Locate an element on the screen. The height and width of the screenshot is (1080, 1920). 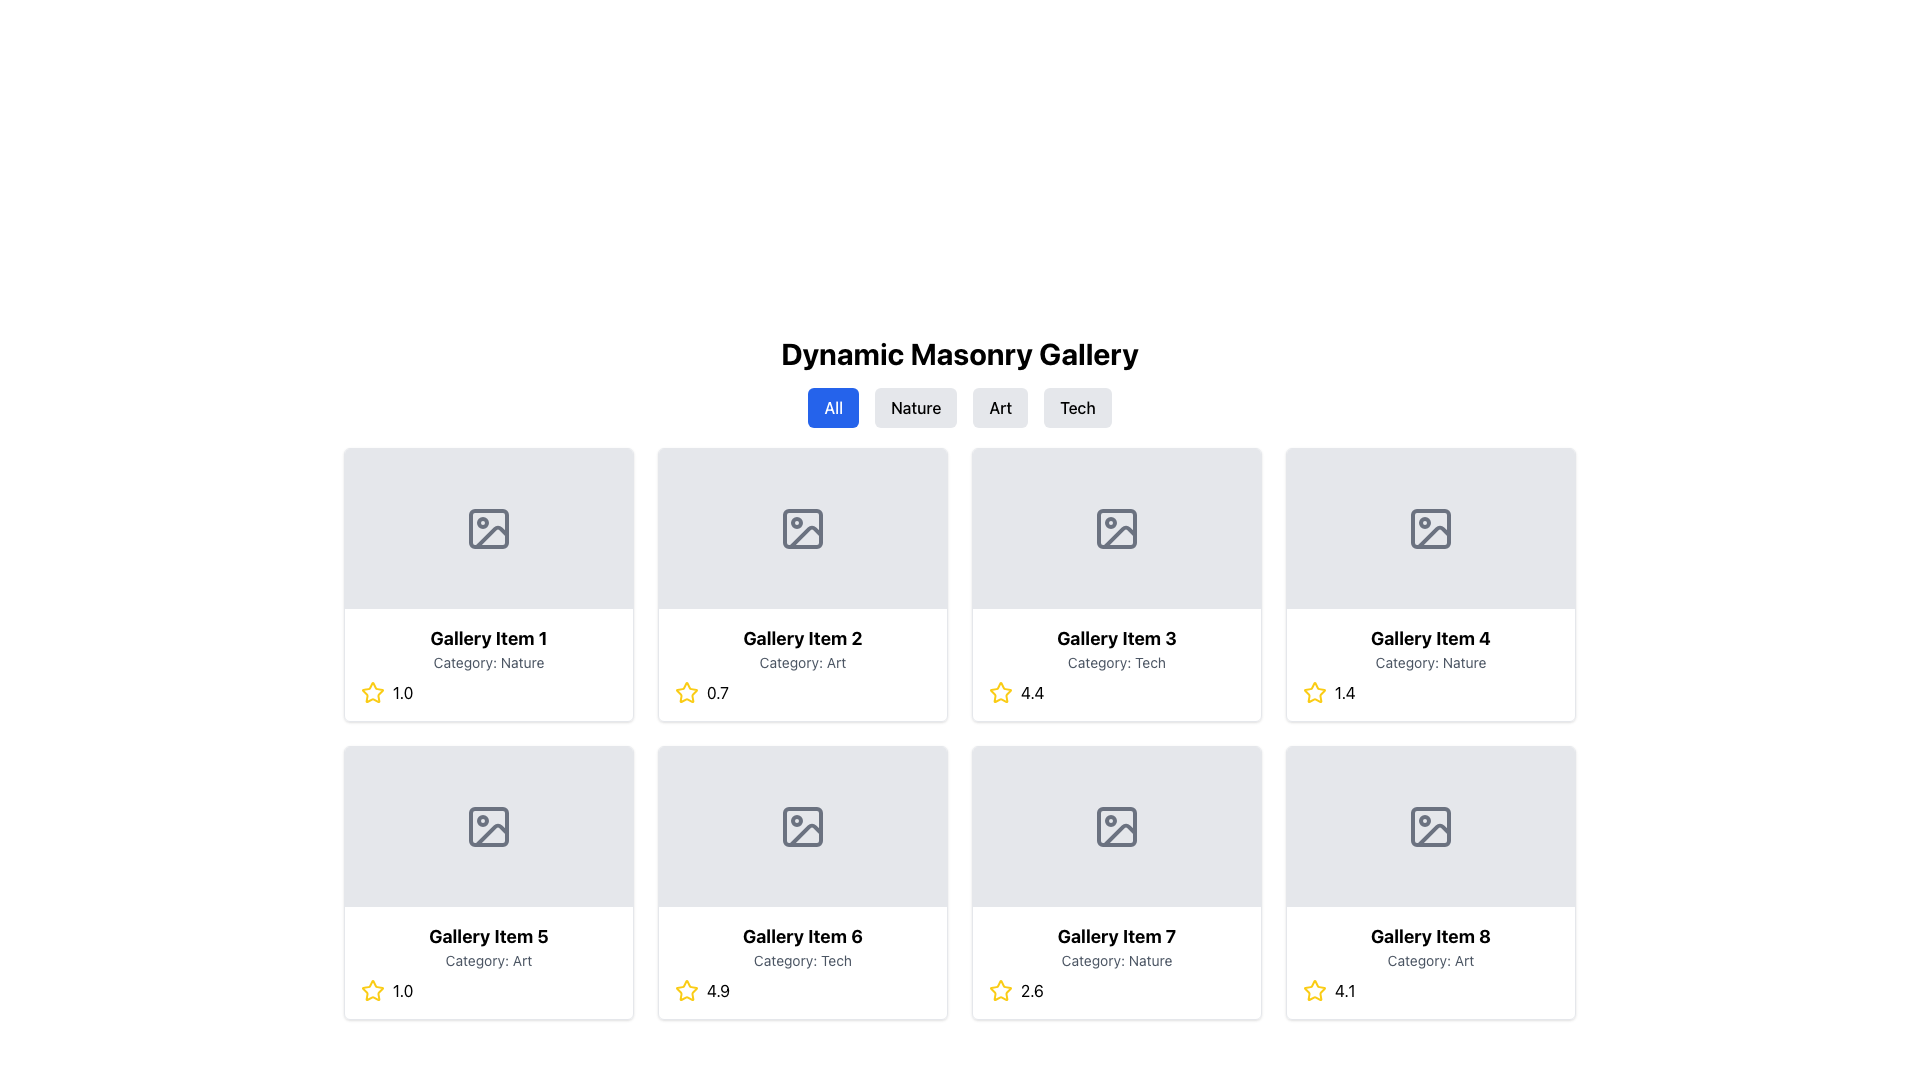
the Decorative SVG element located inside the image placeholder for 'Gallery Item 2', positioned to the bottom-left of the circular part of the image icon is located at coordinates (806, 535).